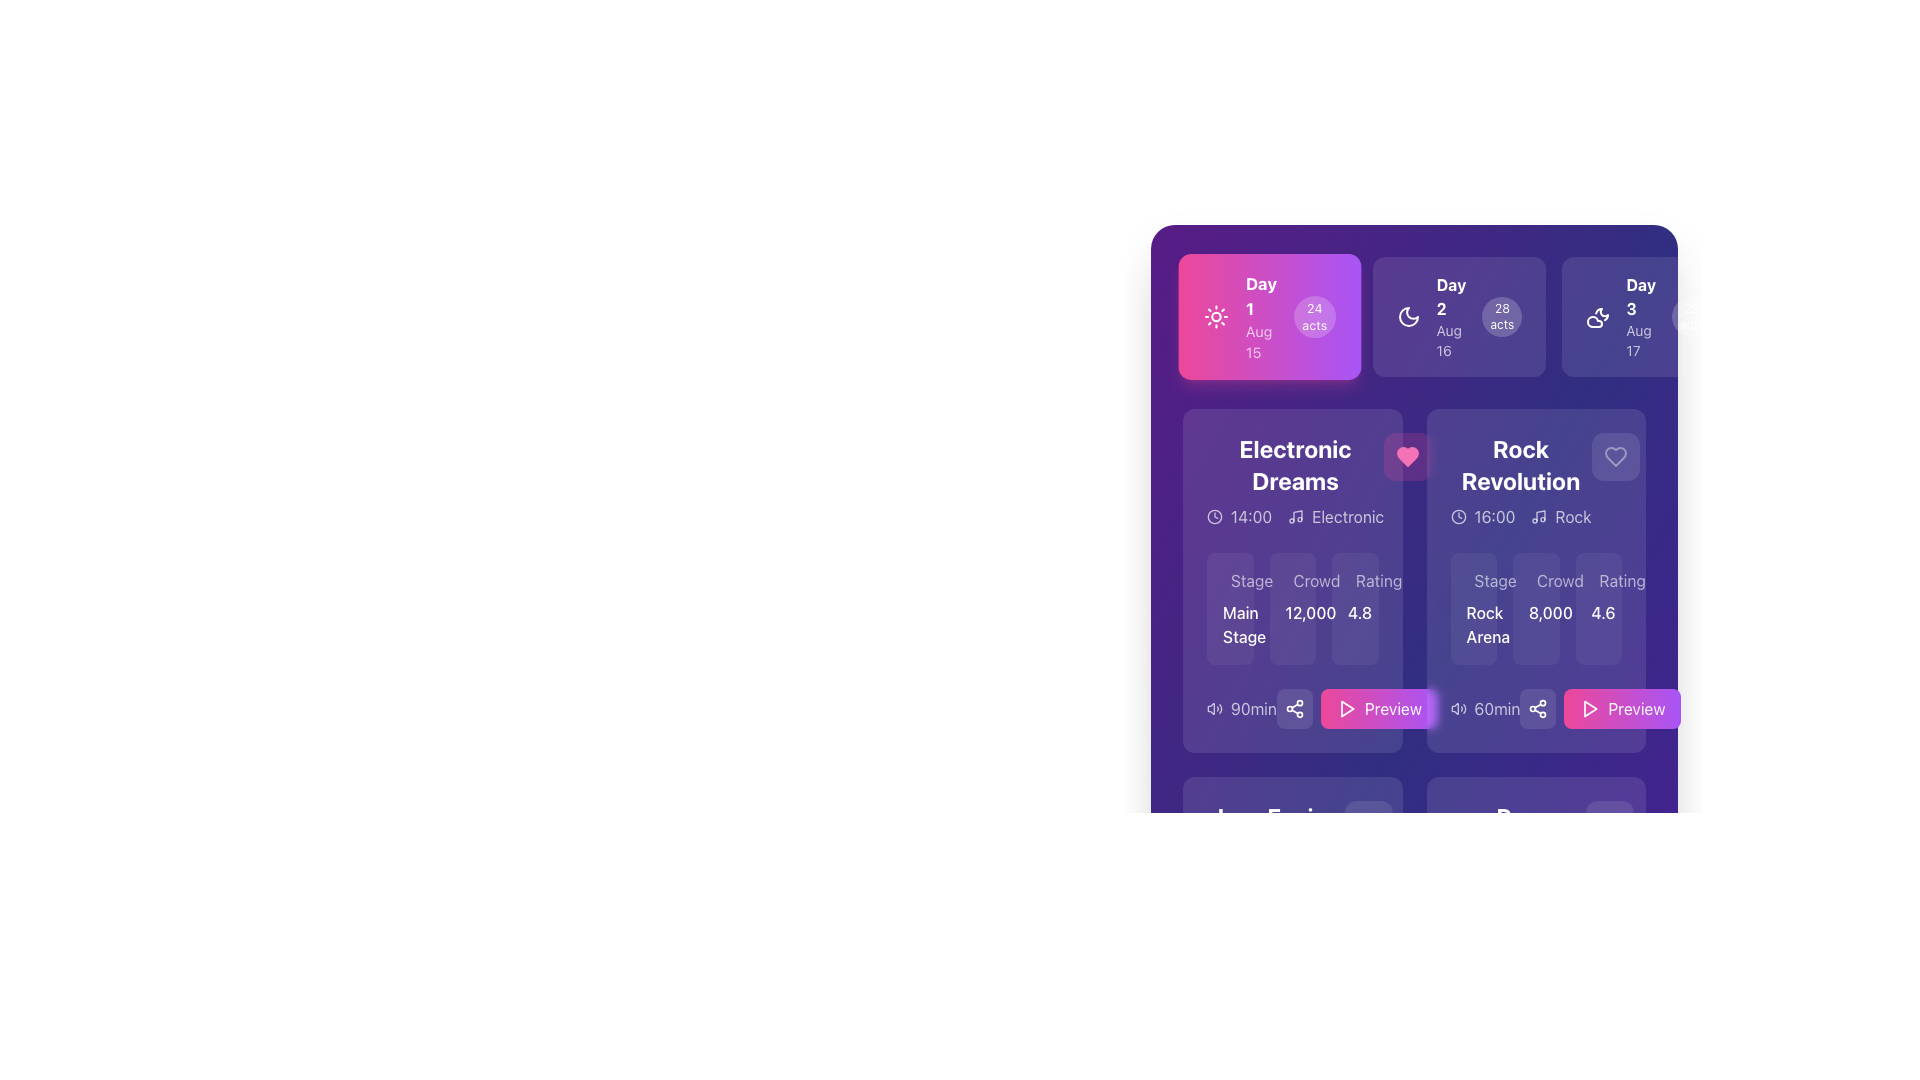 The width and height of the screenshot is (1920, 1080). What do you see at coordinates (1590, 708) in the screenshot?
I see `keyboard navigation` at bounding box center [1590, 708].